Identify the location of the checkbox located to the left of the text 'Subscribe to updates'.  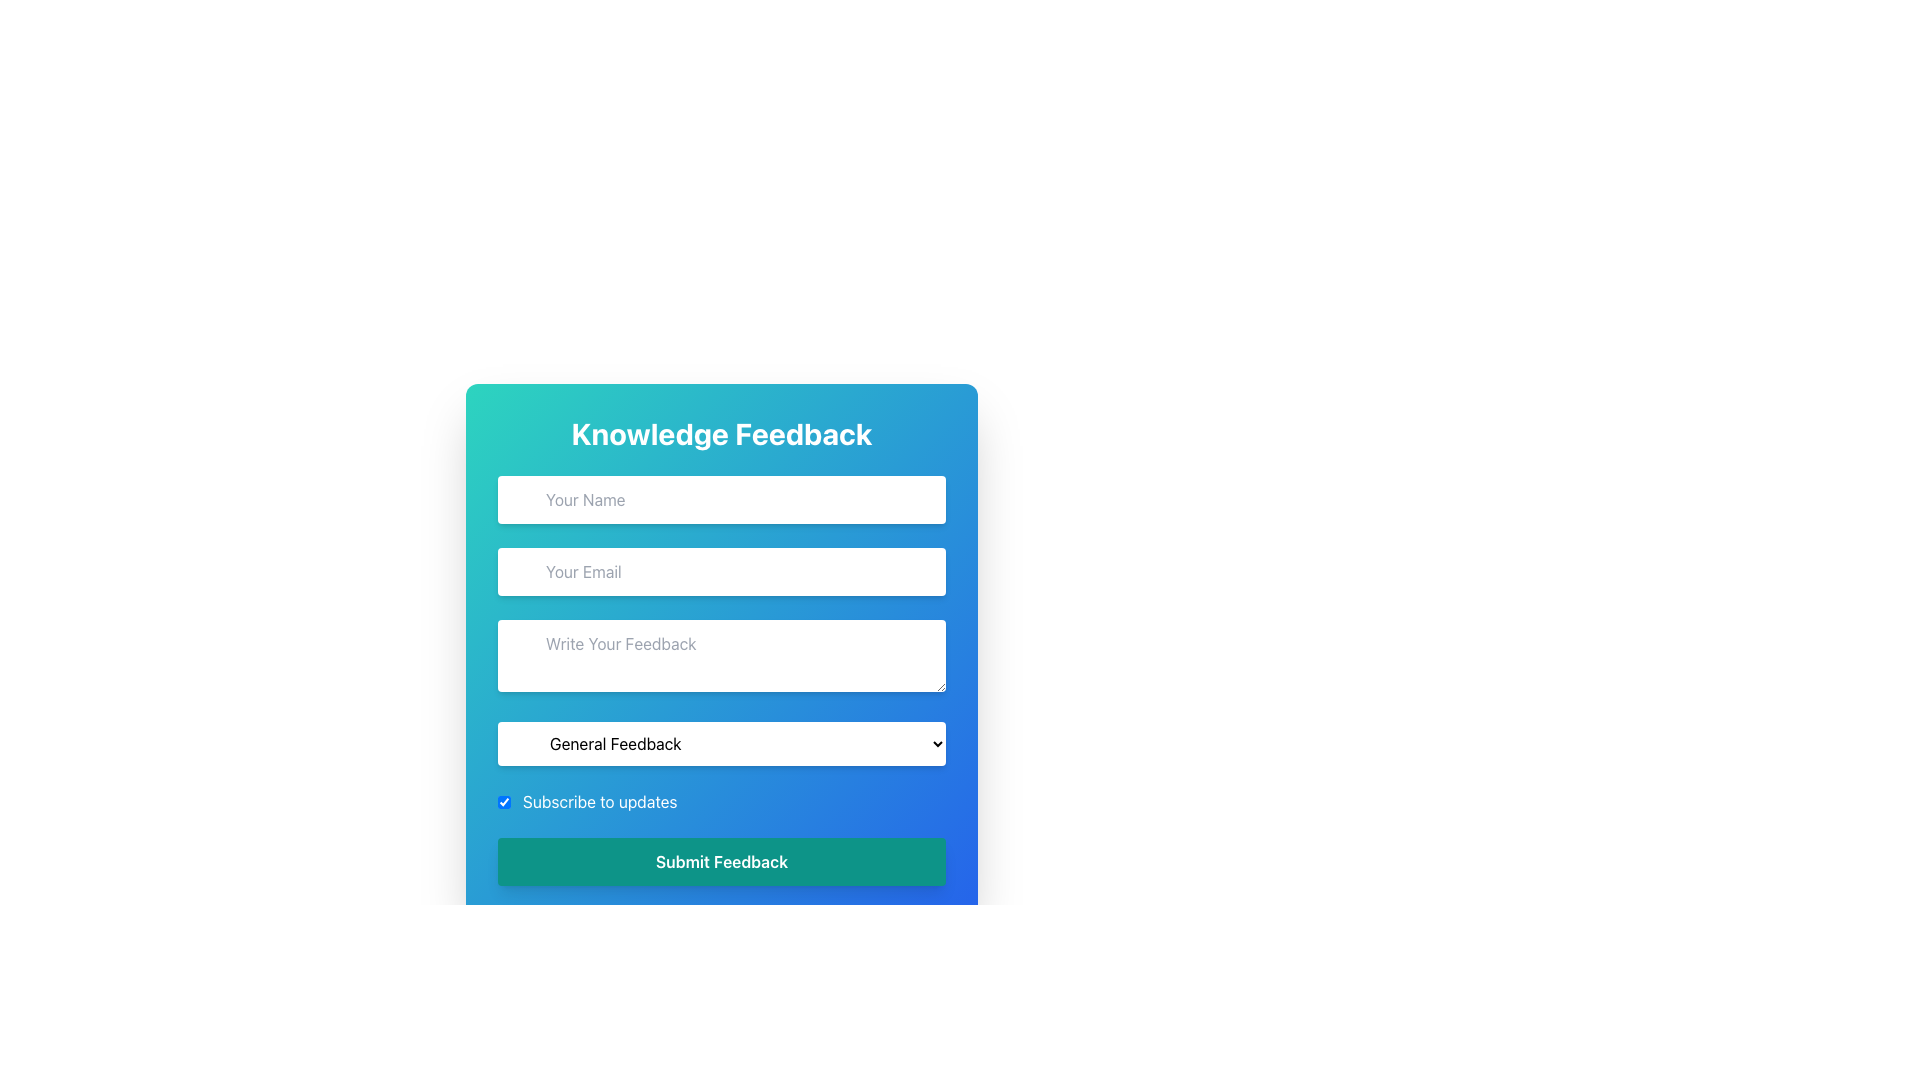
(504, 801).